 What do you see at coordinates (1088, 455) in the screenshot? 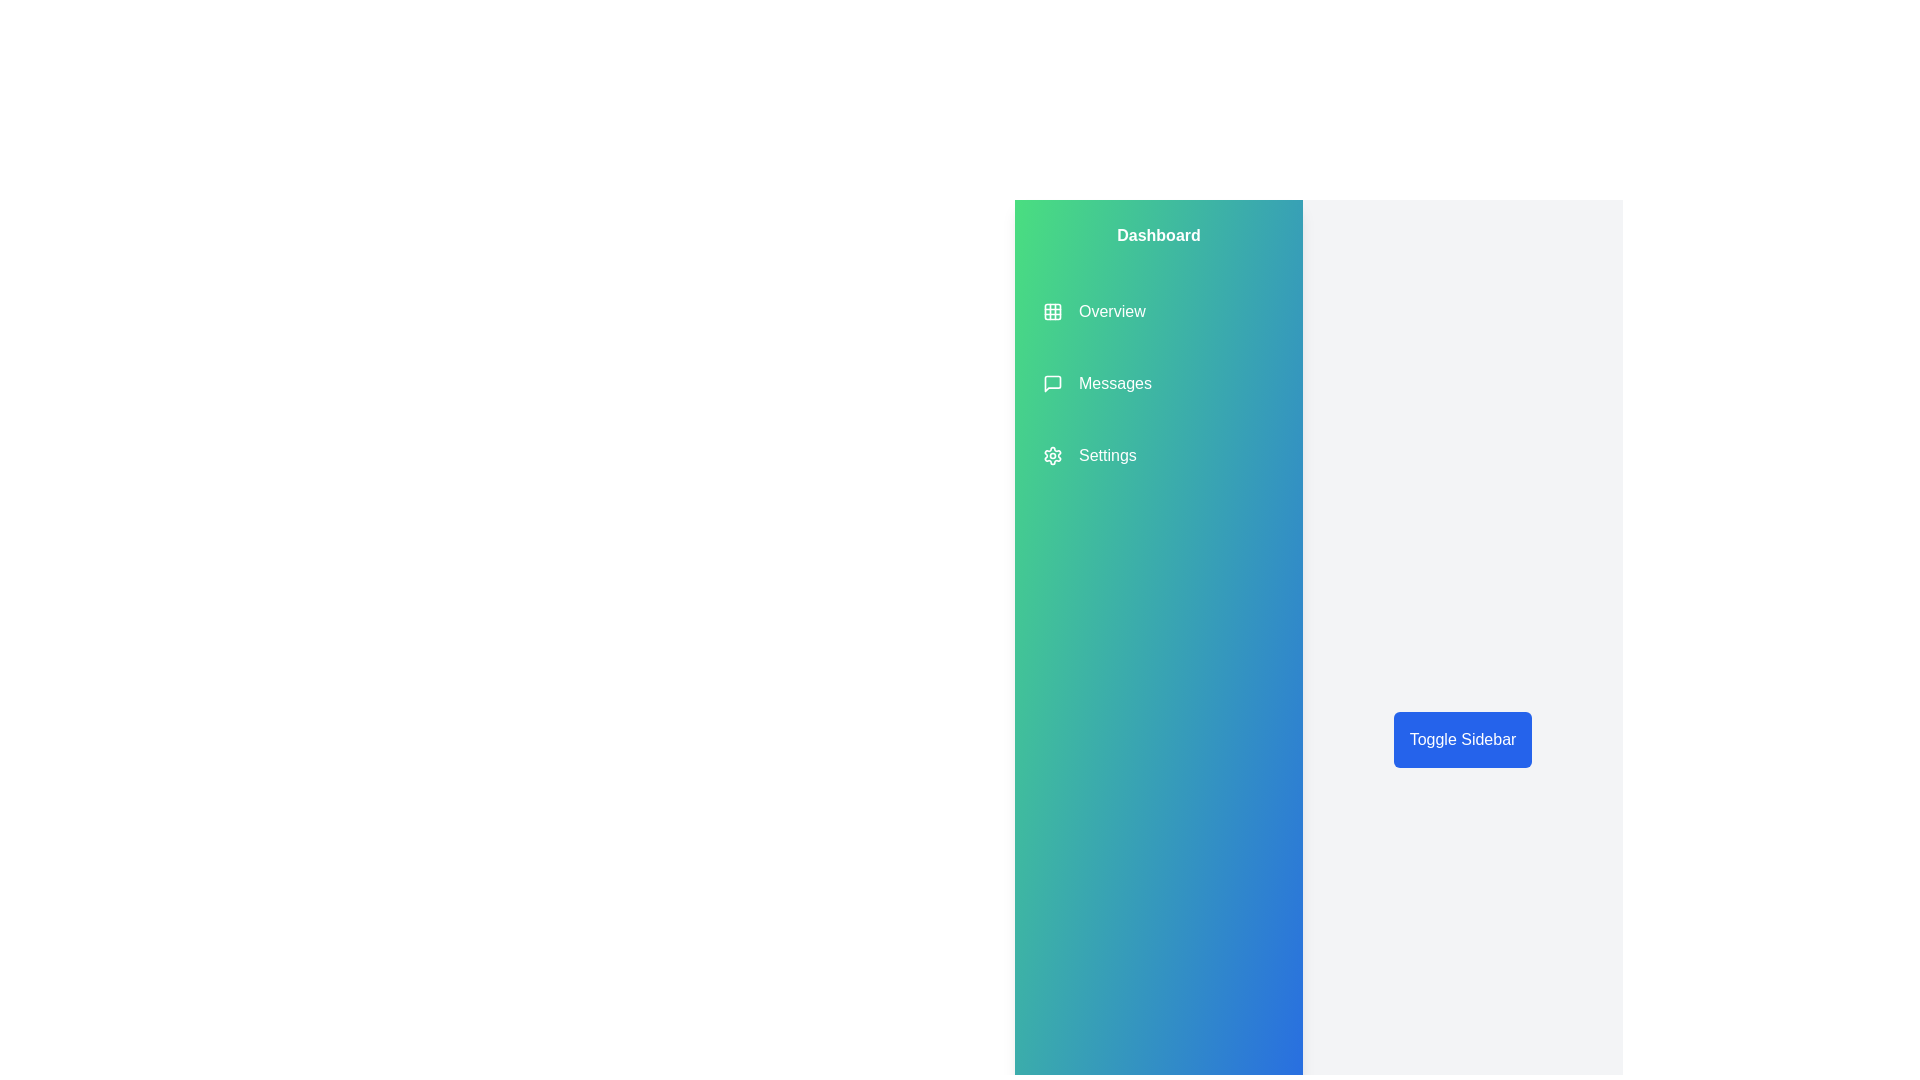
I see `the 'Settings' button in the sidebar menu` at bounding box center [1088, 455].